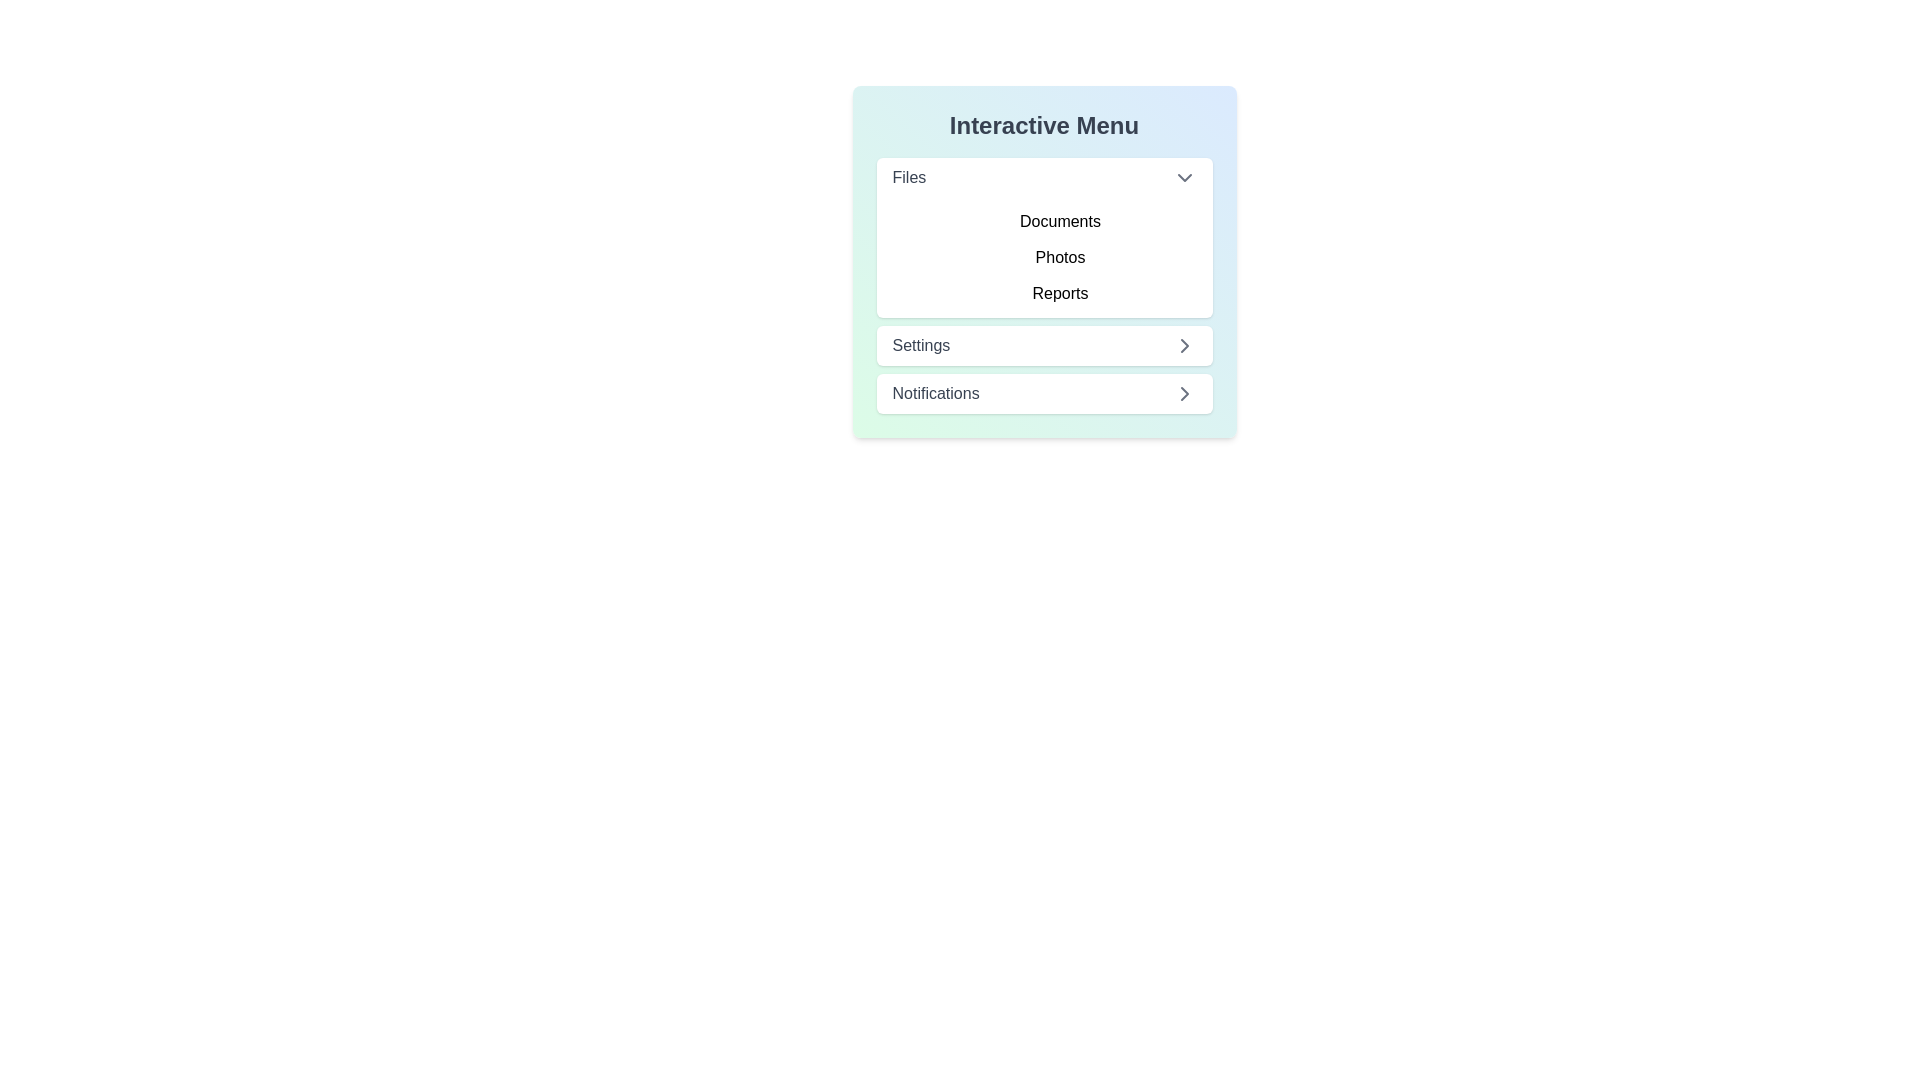  What do you see at coordinates (1043, 393) in the screenshot?
I see `the Notifications navigation button, which is the last item in the vertical group of similar buttons located at the bottom of the group, below 'Settings'` at bounding box center [1043, 393].